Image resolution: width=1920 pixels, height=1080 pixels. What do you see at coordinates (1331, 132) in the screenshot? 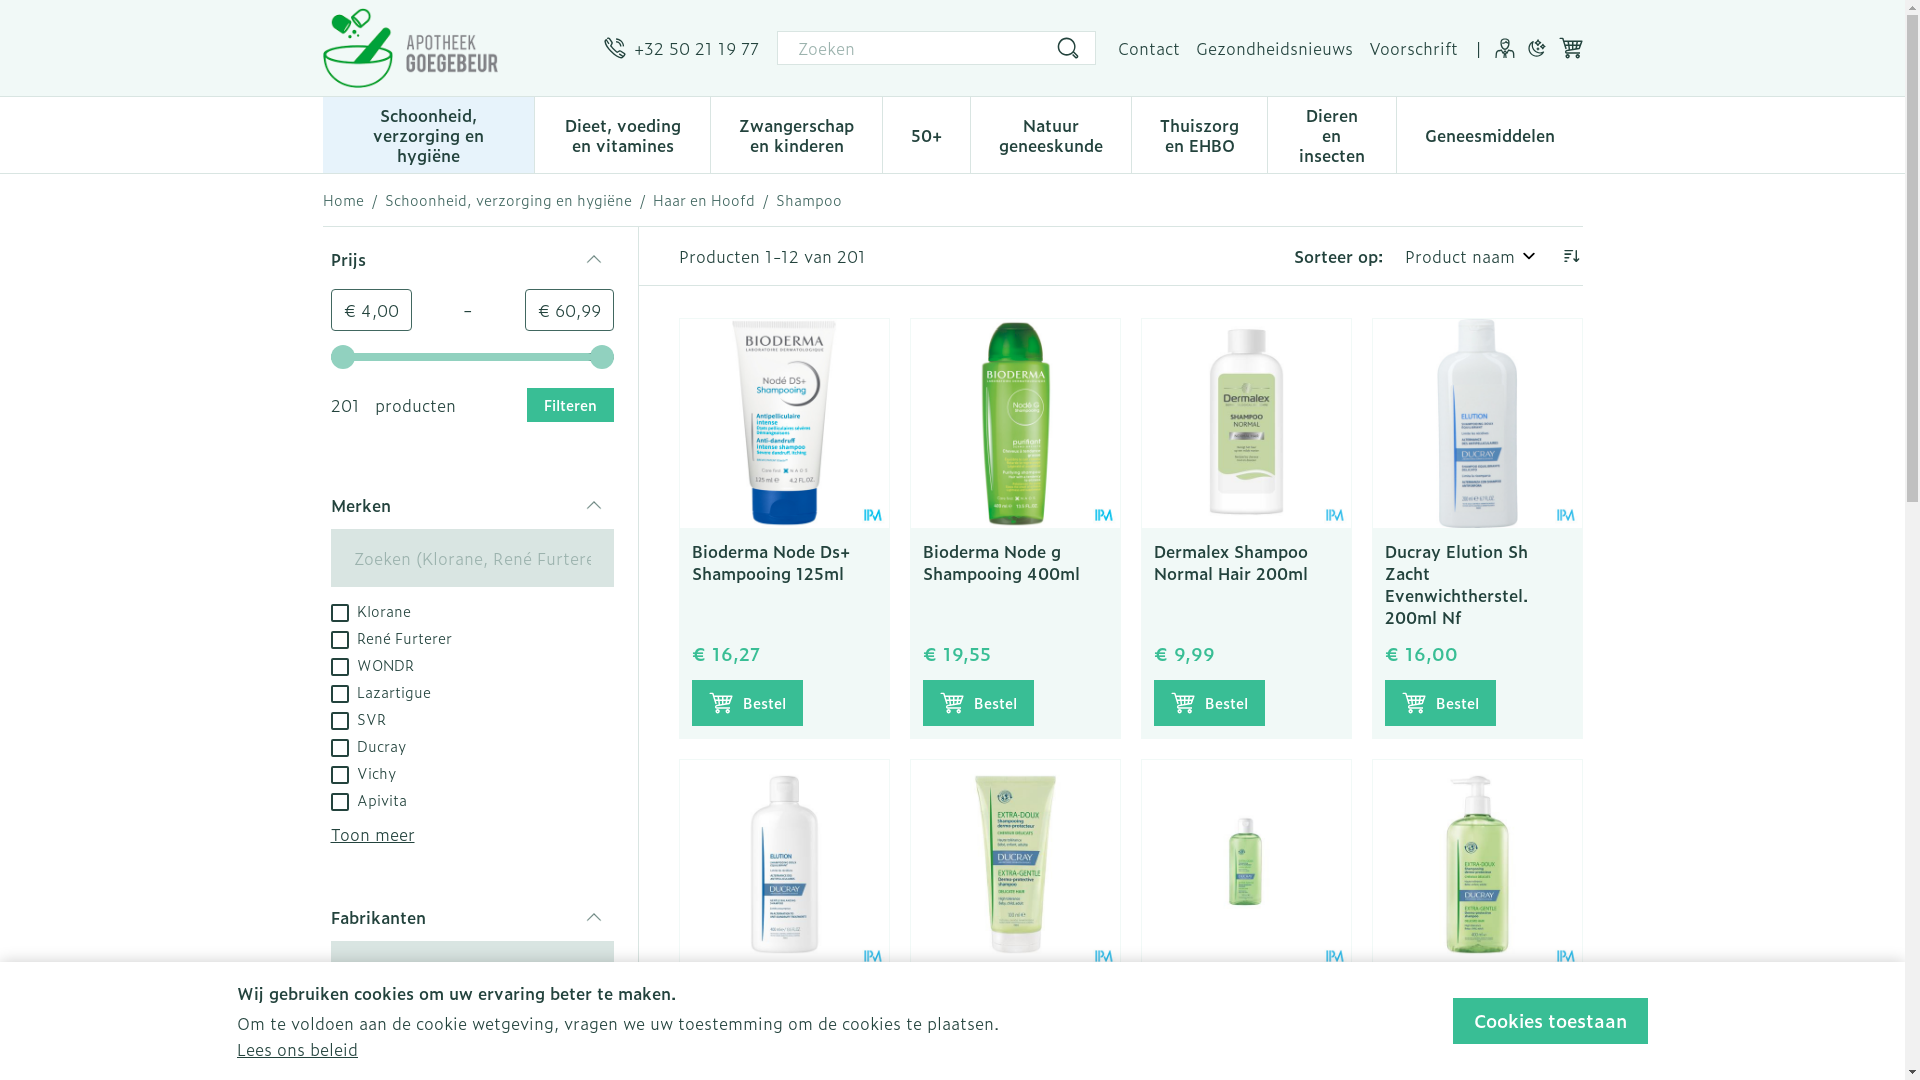
I see `'Dieren en insecten'` at bounding box center [1331, 132].